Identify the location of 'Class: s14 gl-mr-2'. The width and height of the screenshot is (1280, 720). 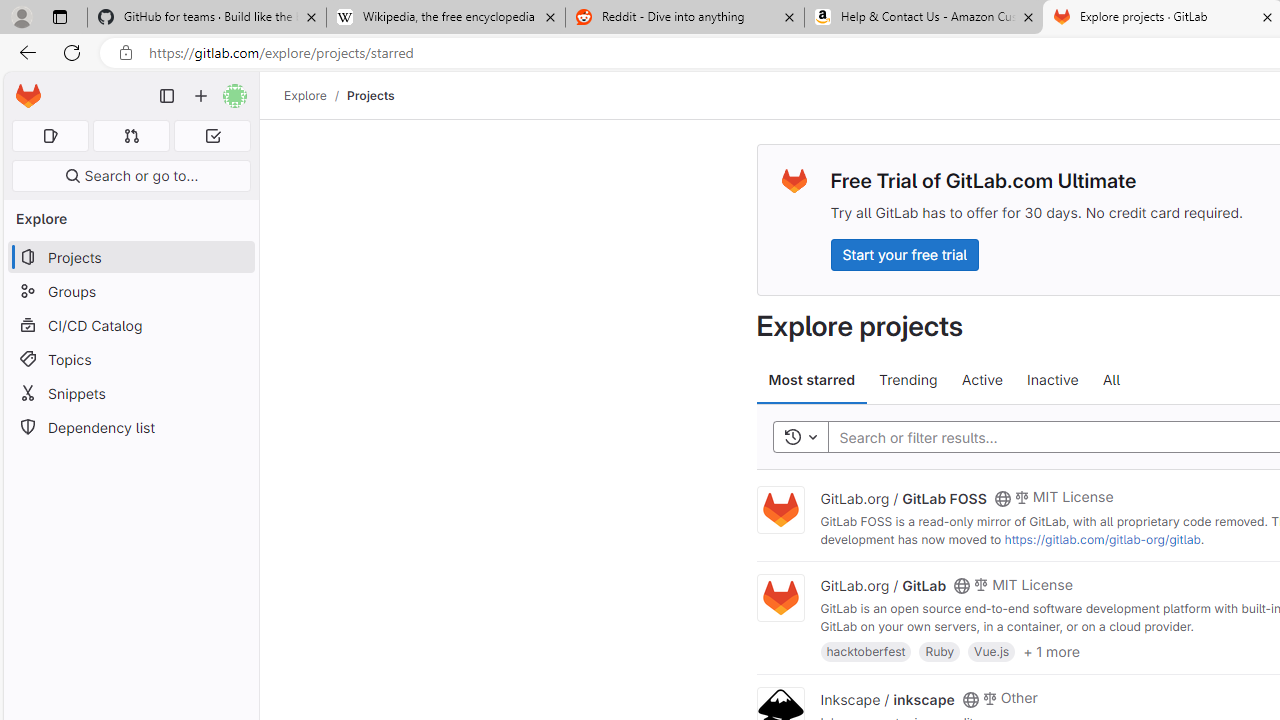
(989, 696).